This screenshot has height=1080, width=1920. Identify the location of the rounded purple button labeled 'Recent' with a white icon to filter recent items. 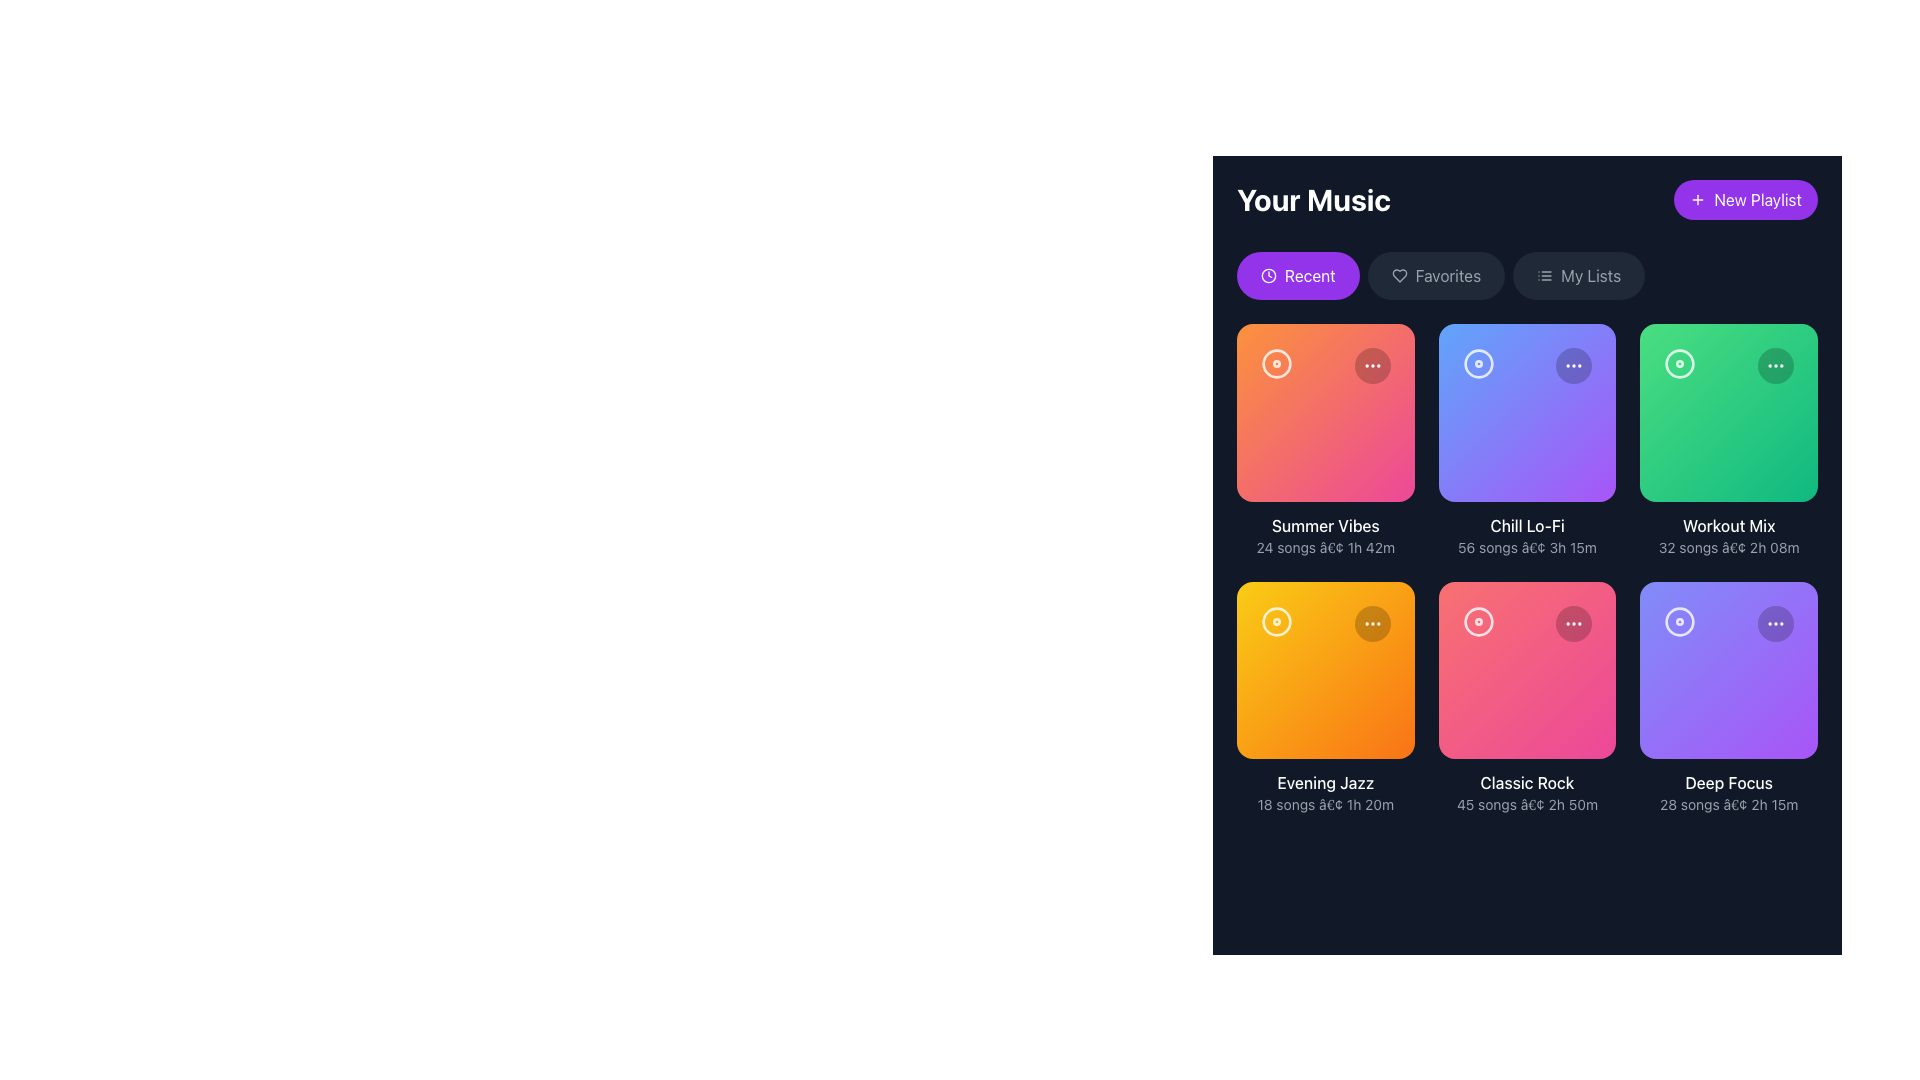
(1298, 276).